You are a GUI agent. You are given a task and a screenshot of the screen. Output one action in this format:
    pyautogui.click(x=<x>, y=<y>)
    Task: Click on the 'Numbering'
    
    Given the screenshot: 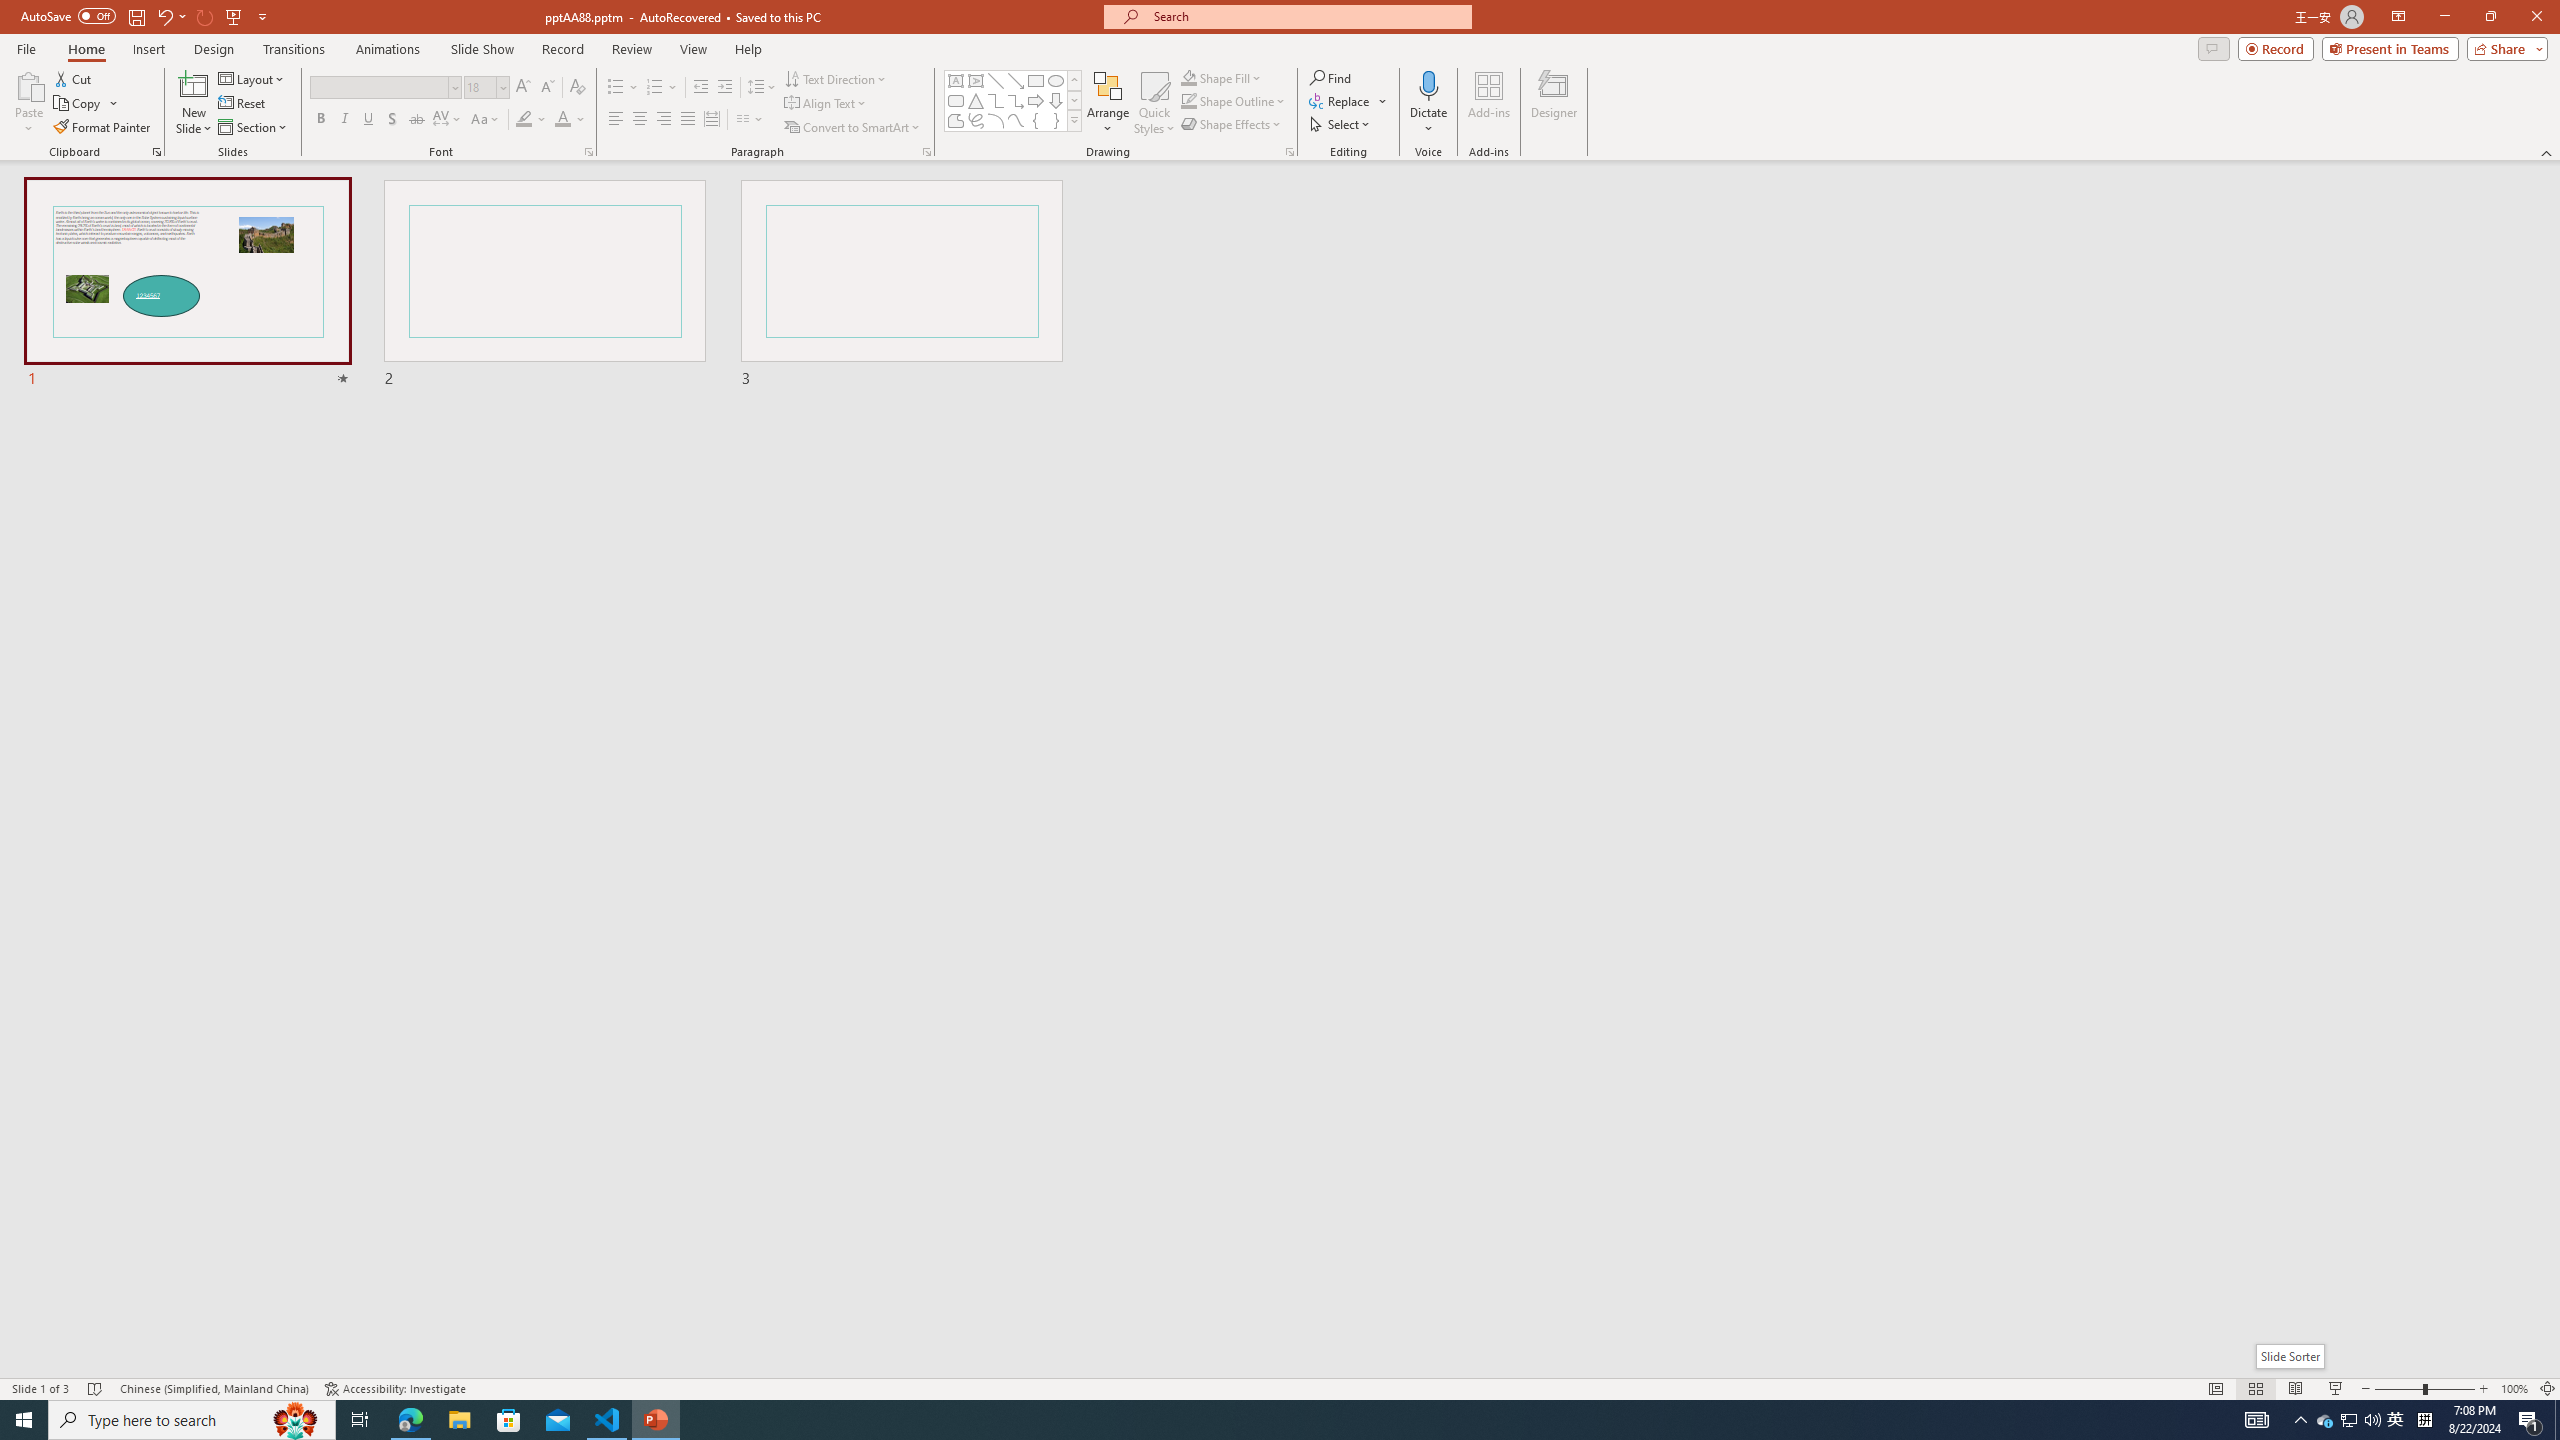 What is the action you would take?
    pyautogui.click(x=655, y=87)
    